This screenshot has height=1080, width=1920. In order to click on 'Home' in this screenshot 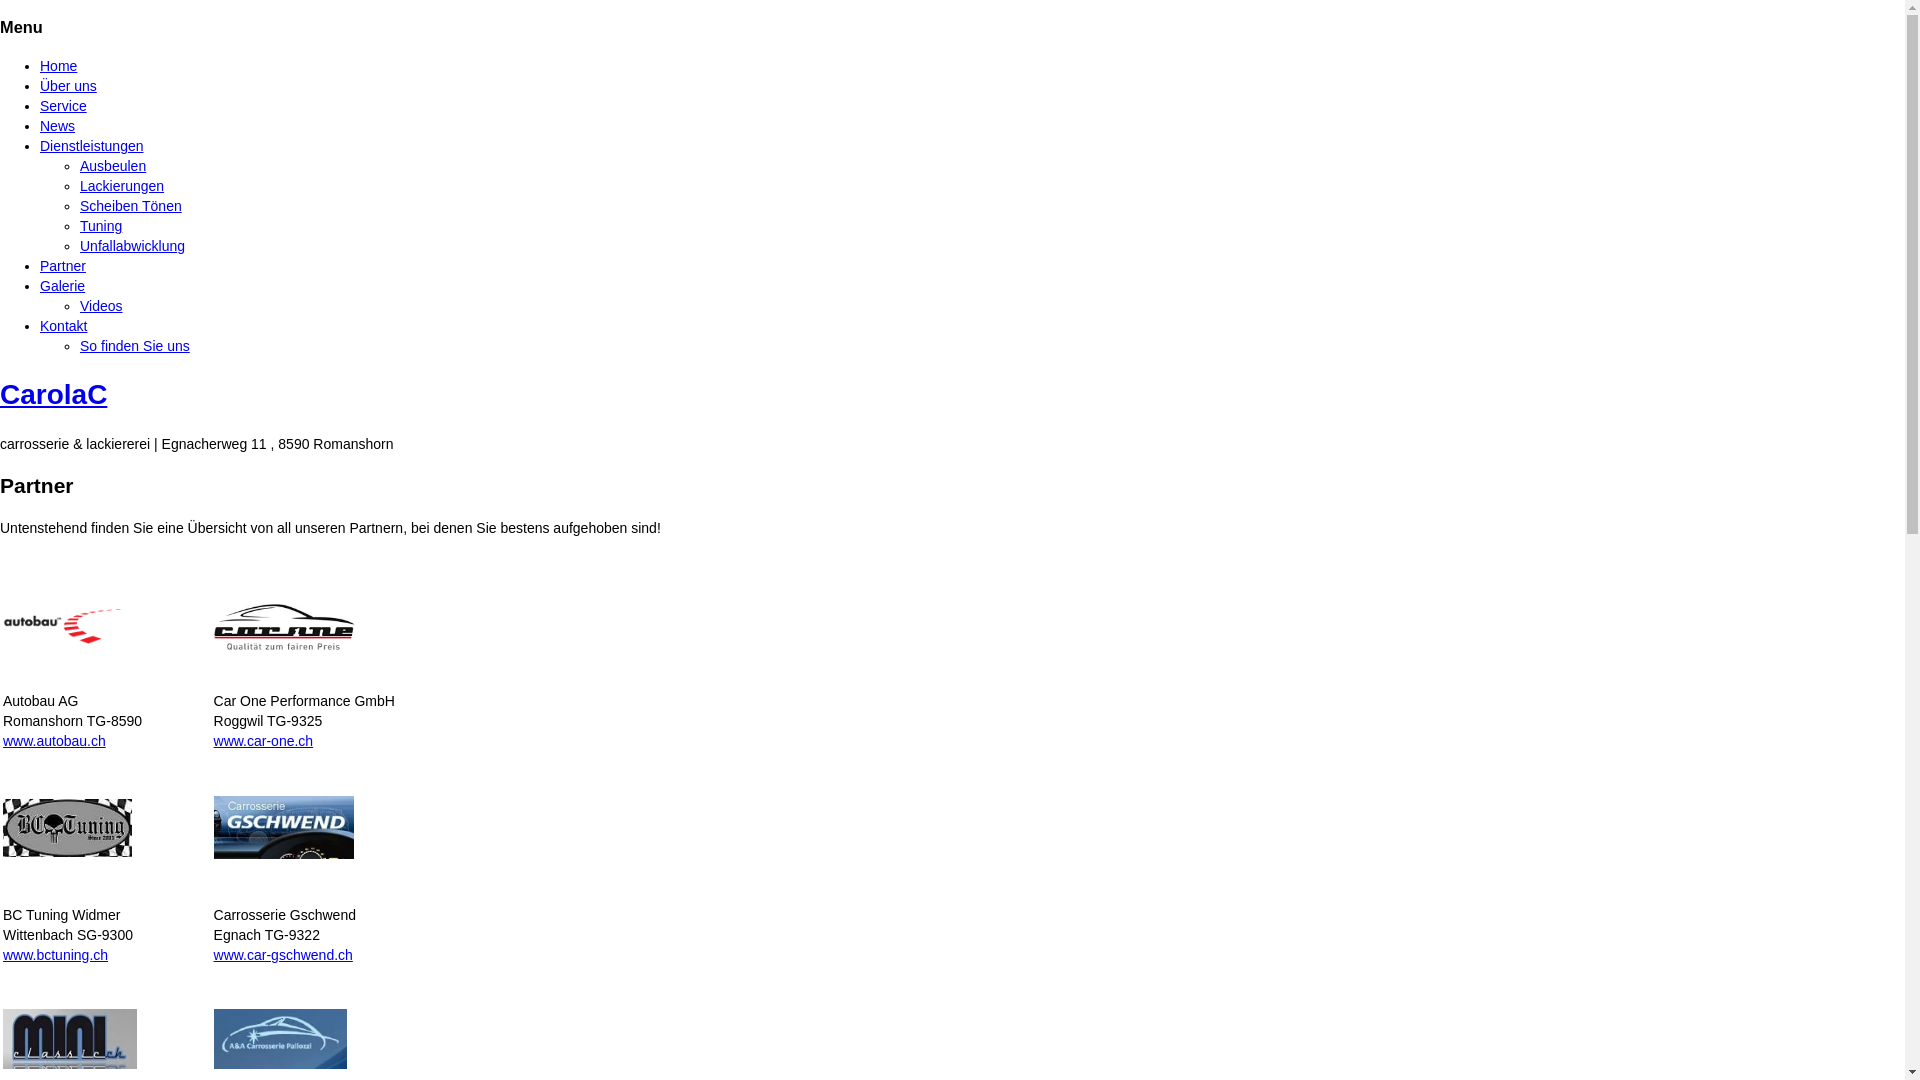, I will do `click(58, 64)`.